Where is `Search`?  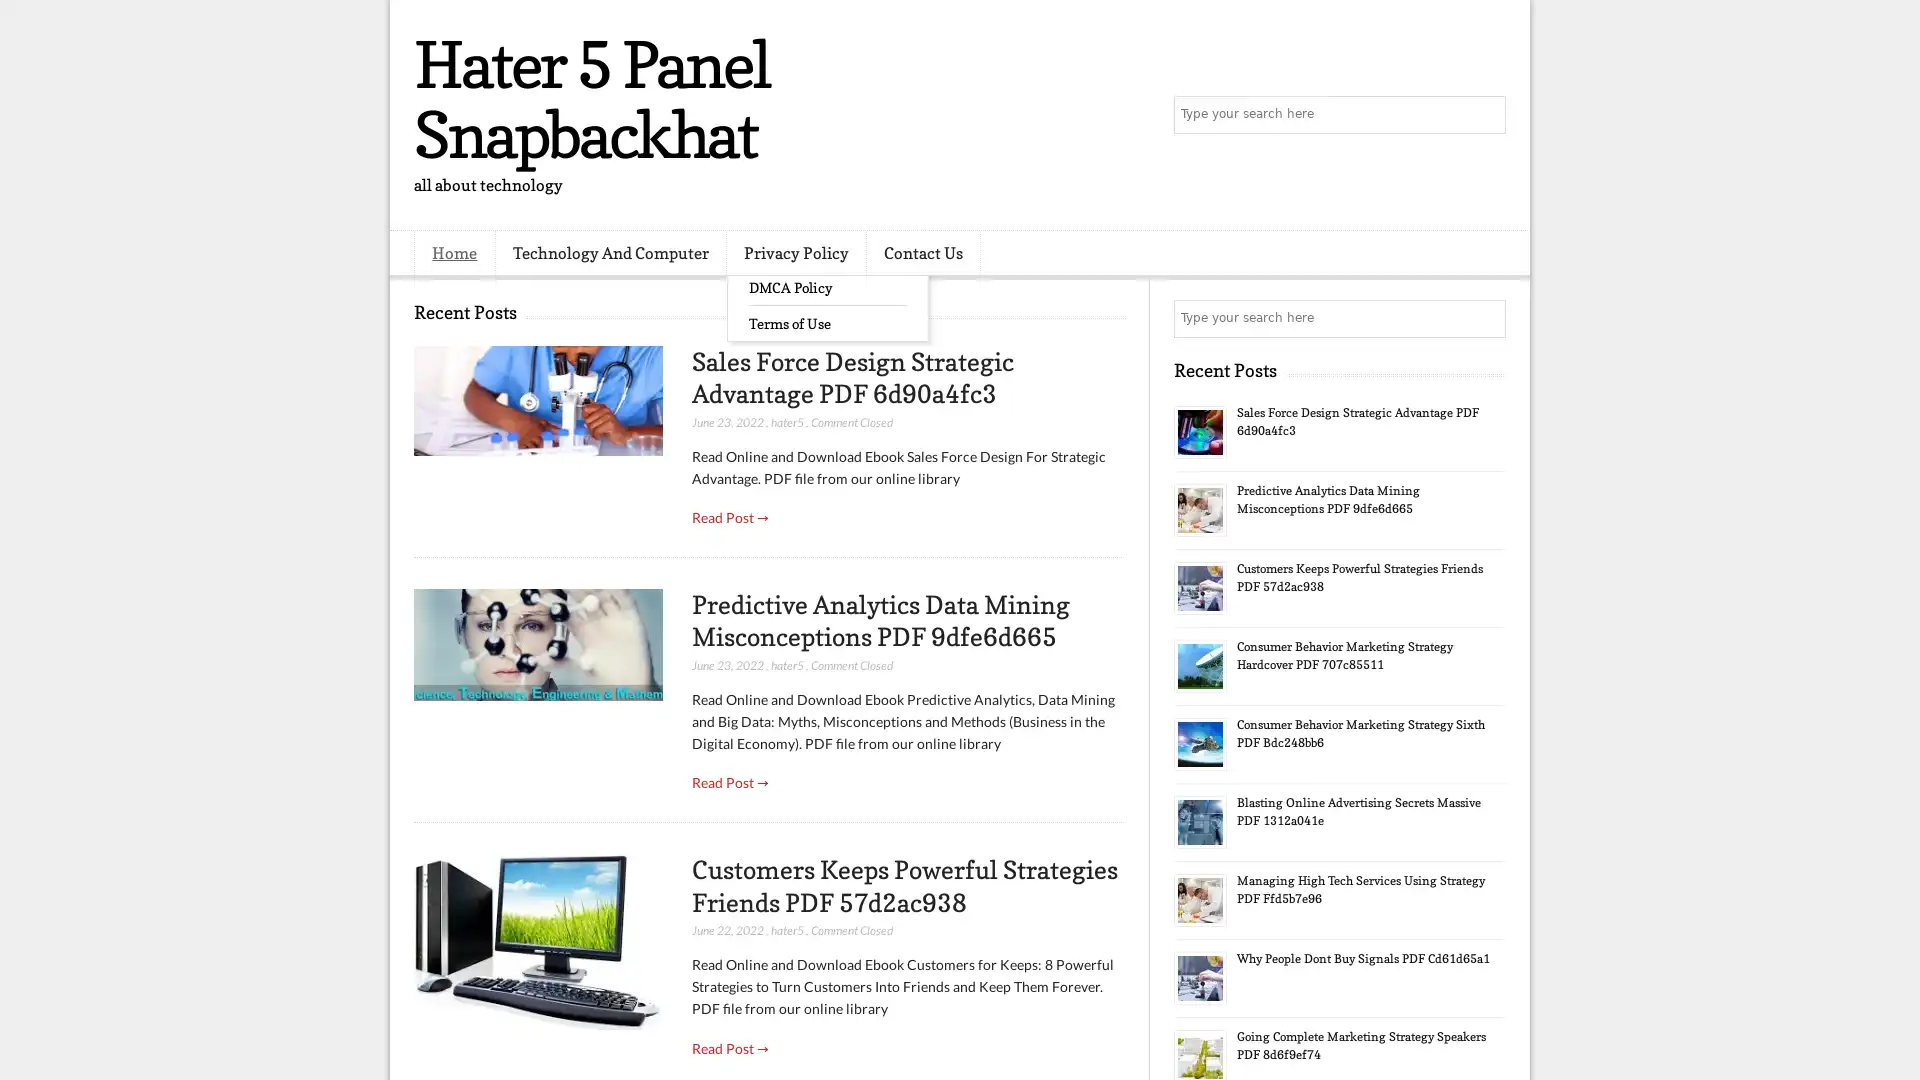
Search is located at coordinates (1485, 115).